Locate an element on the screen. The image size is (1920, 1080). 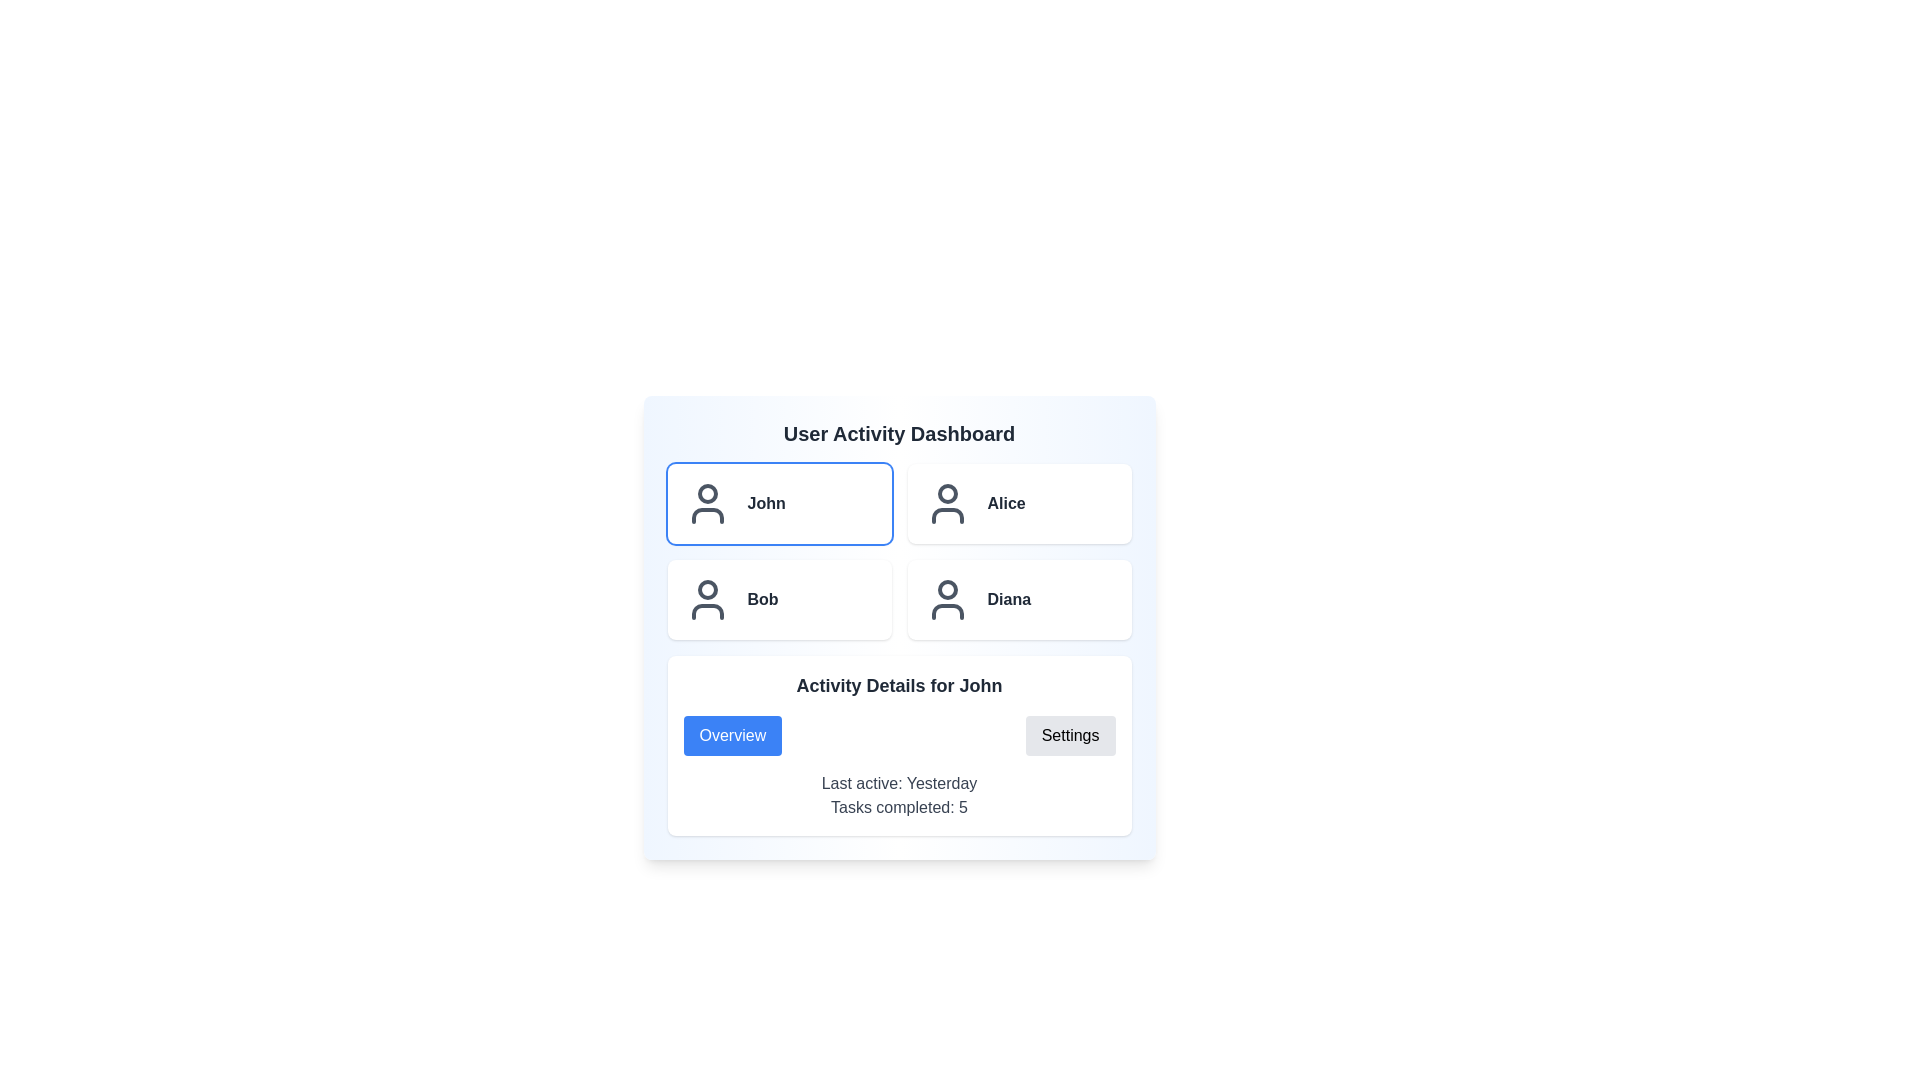
the user avatar icon representing Diana, located in the bottom-right quadrant of the dashboard above the text 'Diana' is located at coordinates (946, 599).